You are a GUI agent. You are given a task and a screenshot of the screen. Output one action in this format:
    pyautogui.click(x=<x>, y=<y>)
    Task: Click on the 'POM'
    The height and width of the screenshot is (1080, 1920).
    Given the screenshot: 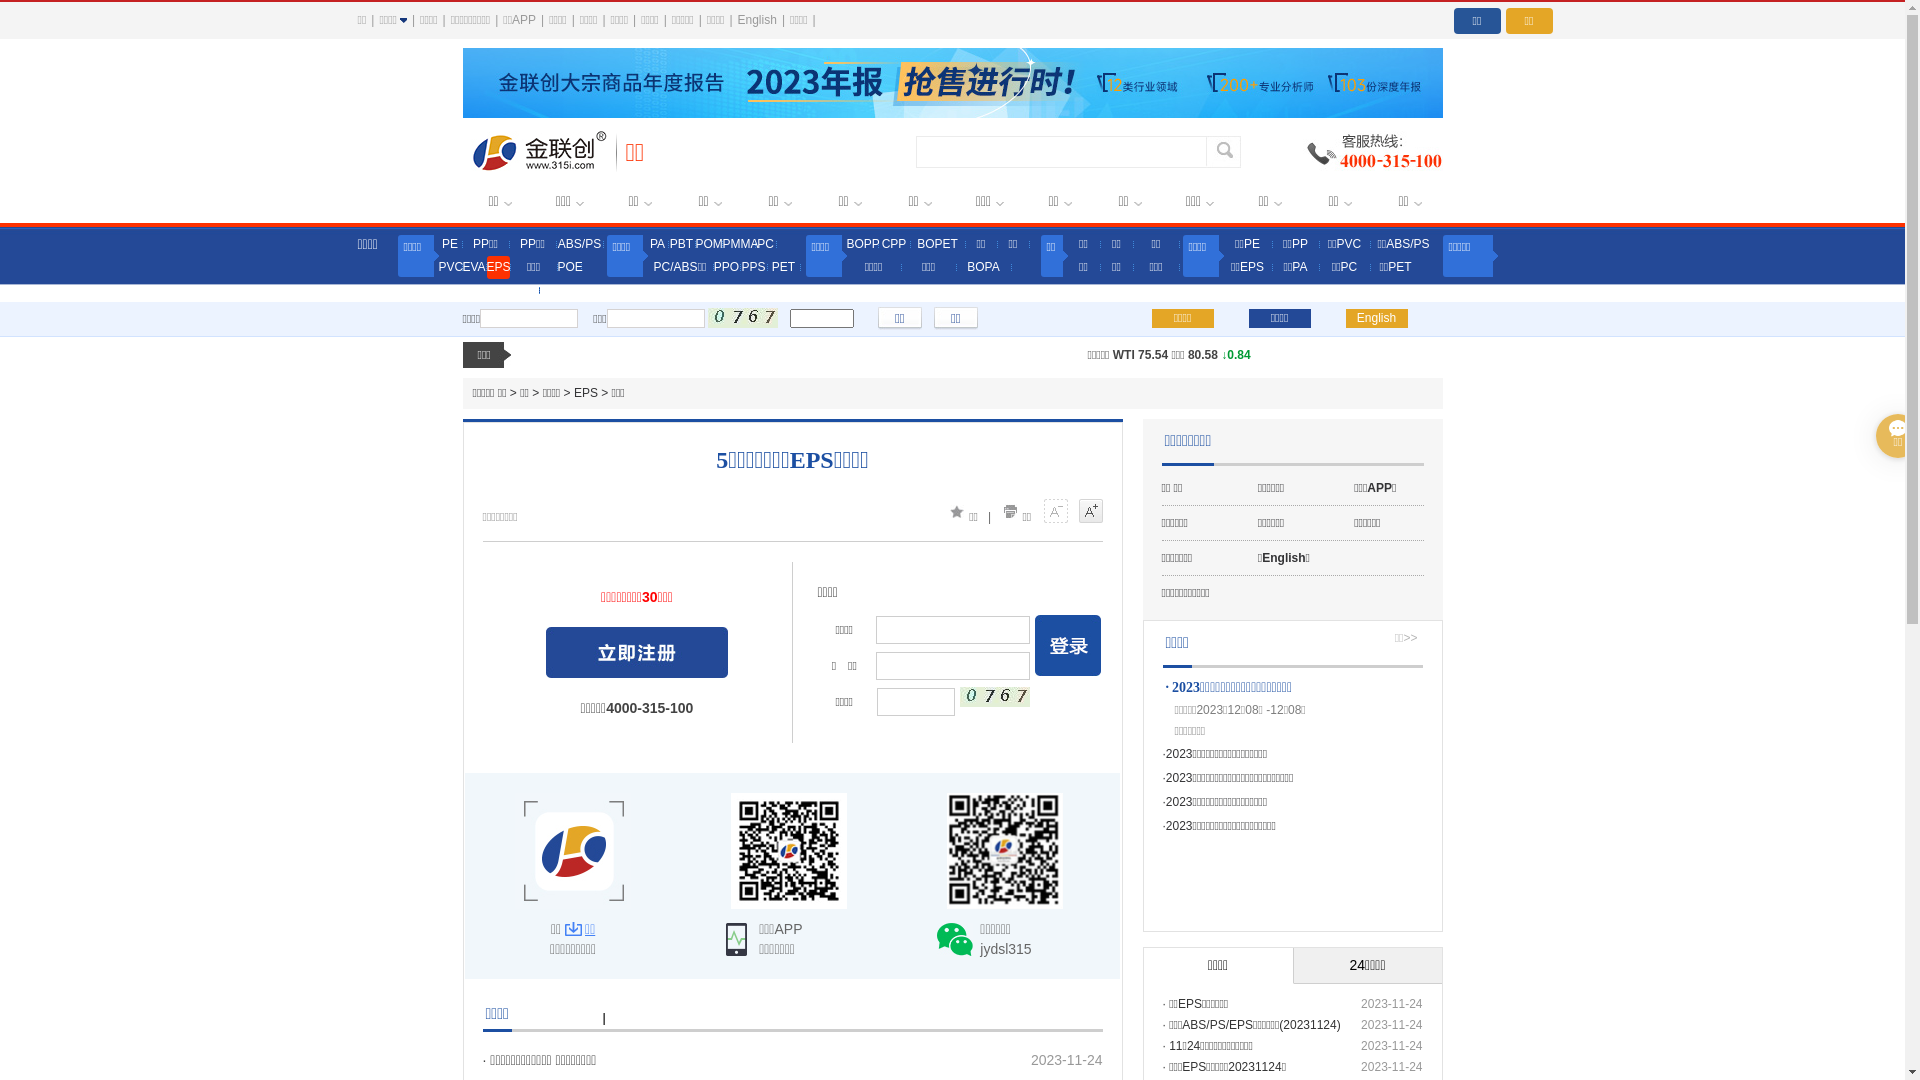 What is the action you would take?
    pyautogui.click(x=696, y=243)
    